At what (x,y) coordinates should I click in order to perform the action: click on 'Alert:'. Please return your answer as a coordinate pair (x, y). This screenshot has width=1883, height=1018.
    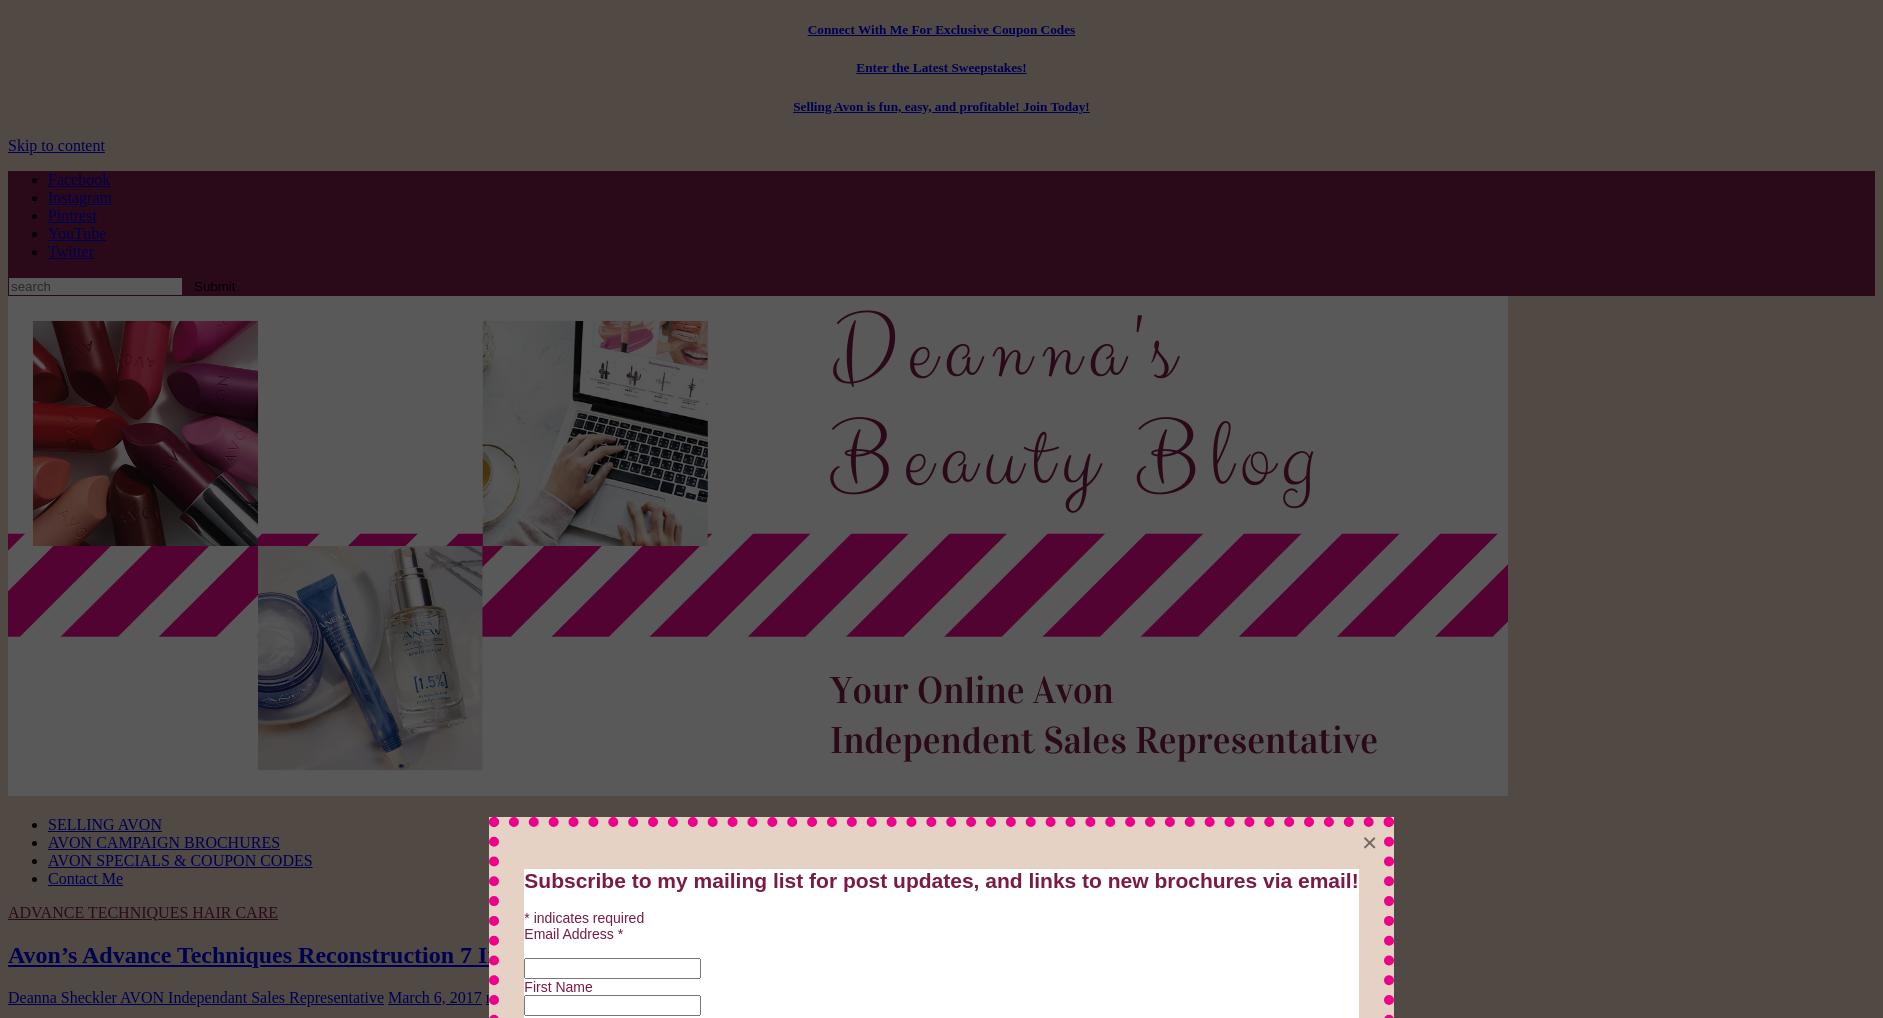
    Looking at the image, I should click on (931, 1007).